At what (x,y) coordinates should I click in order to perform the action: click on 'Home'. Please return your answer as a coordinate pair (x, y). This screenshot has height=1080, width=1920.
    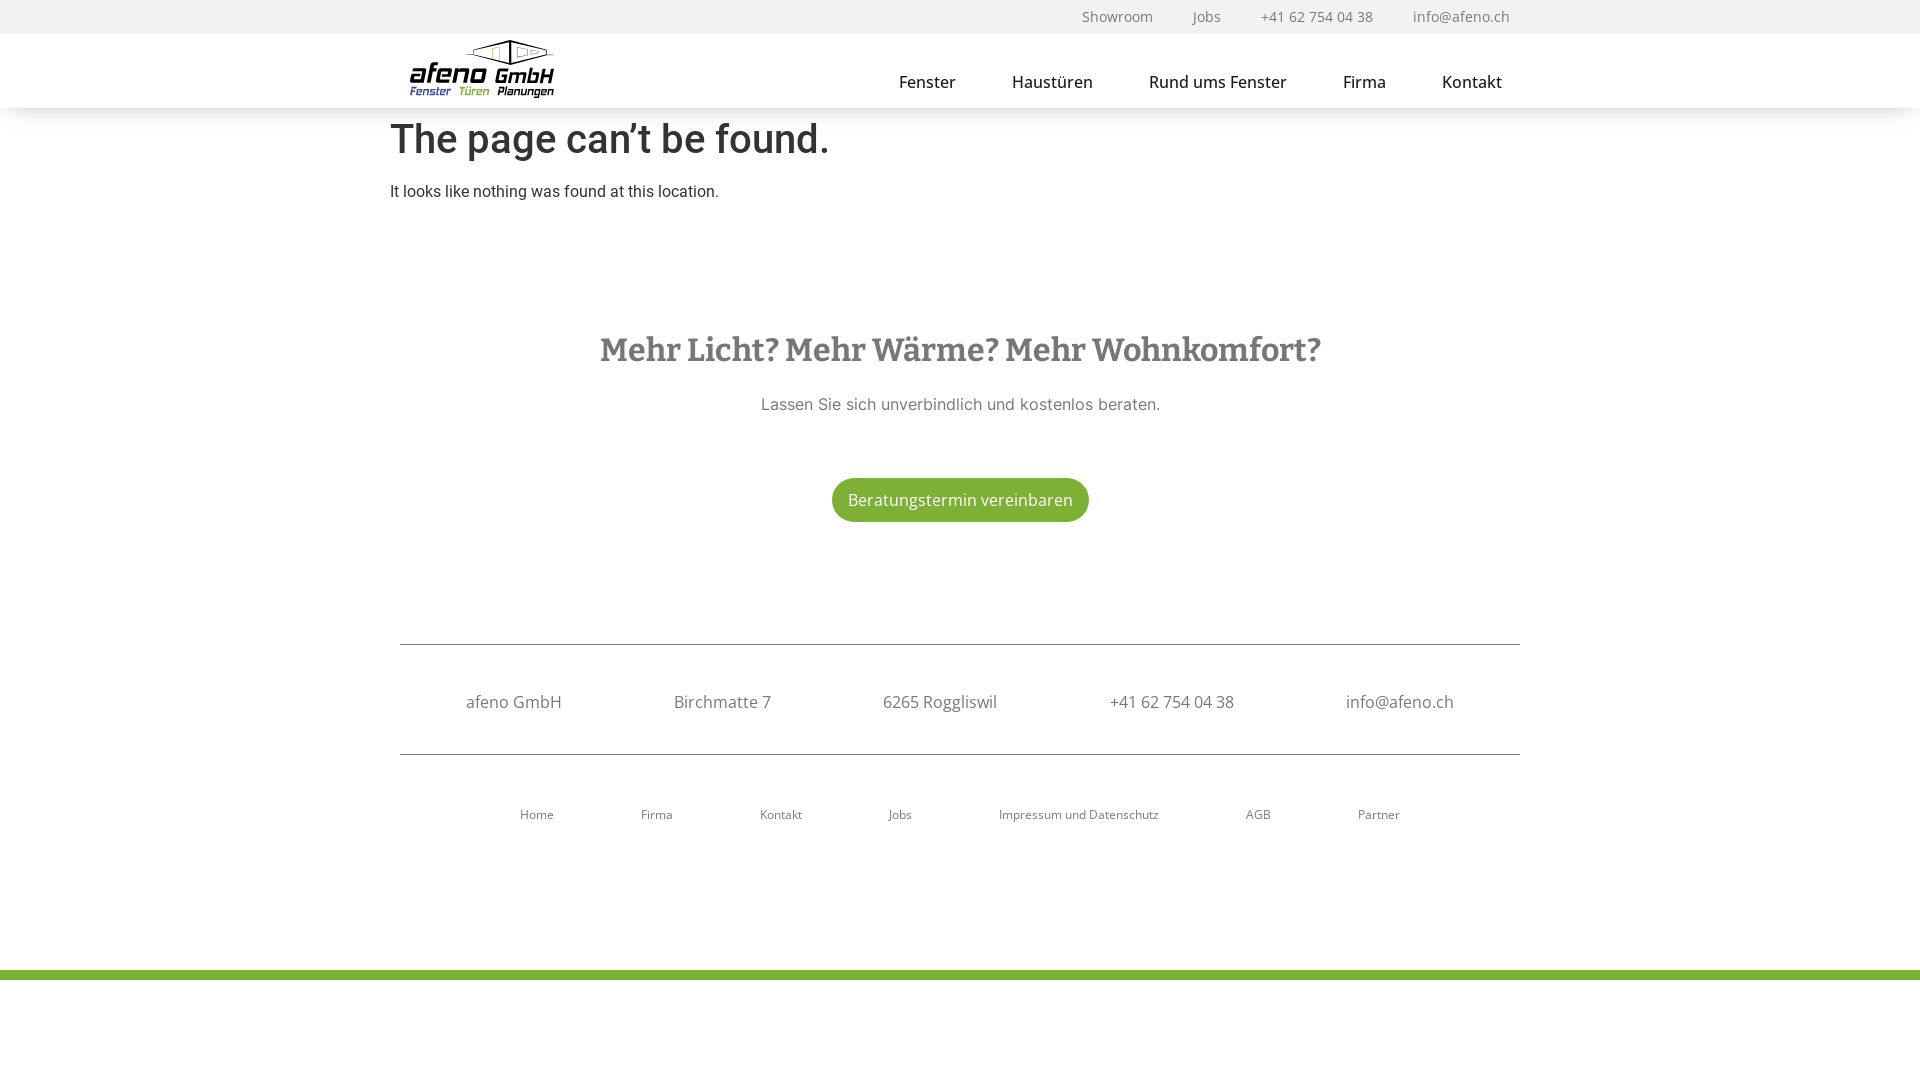
    Looking at the image, I should click on (537, 814).